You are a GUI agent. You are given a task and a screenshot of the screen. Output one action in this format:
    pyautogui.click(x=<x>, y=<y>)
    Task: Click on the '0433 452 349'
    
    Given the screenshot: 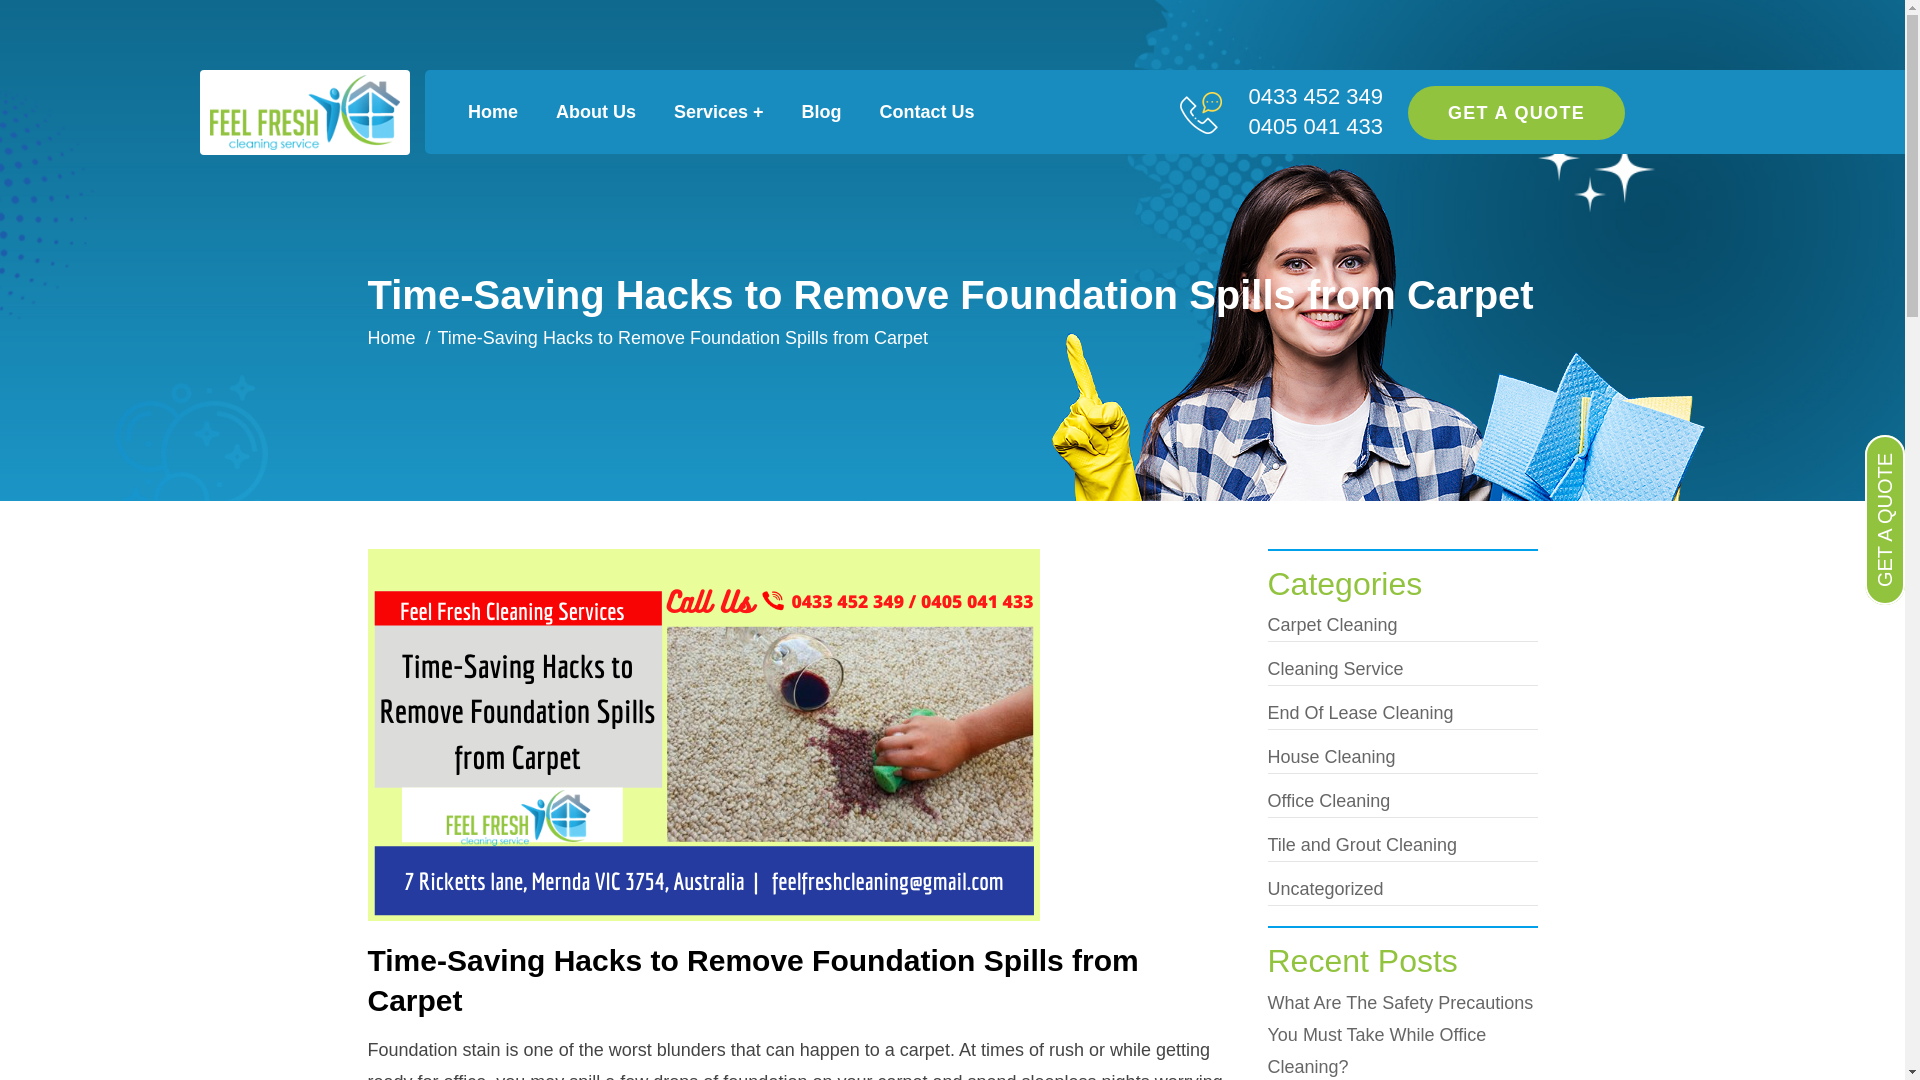 What is the action you would take?
    pyautogui.click(x=1315, y=96)
    